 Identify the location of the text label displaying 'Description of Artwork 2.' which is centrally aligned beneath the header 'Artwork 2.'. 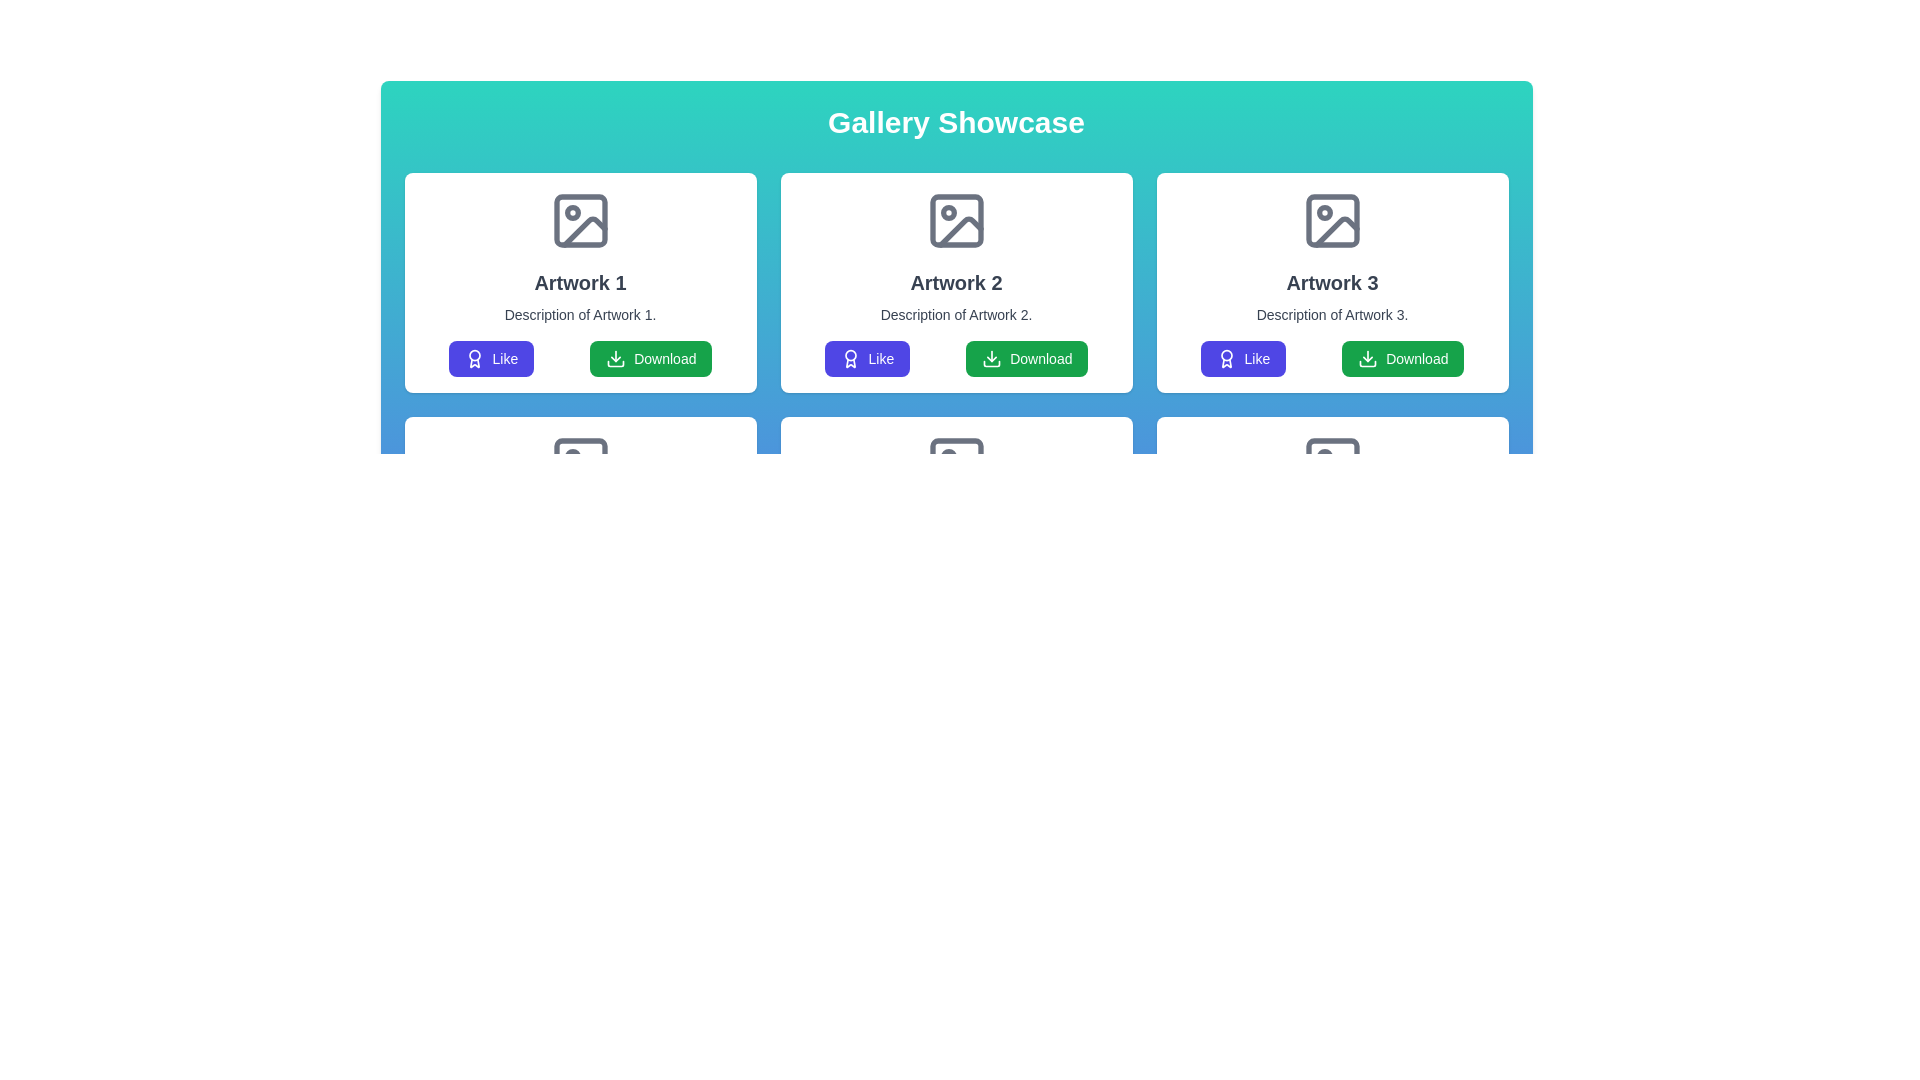
(955, 315).